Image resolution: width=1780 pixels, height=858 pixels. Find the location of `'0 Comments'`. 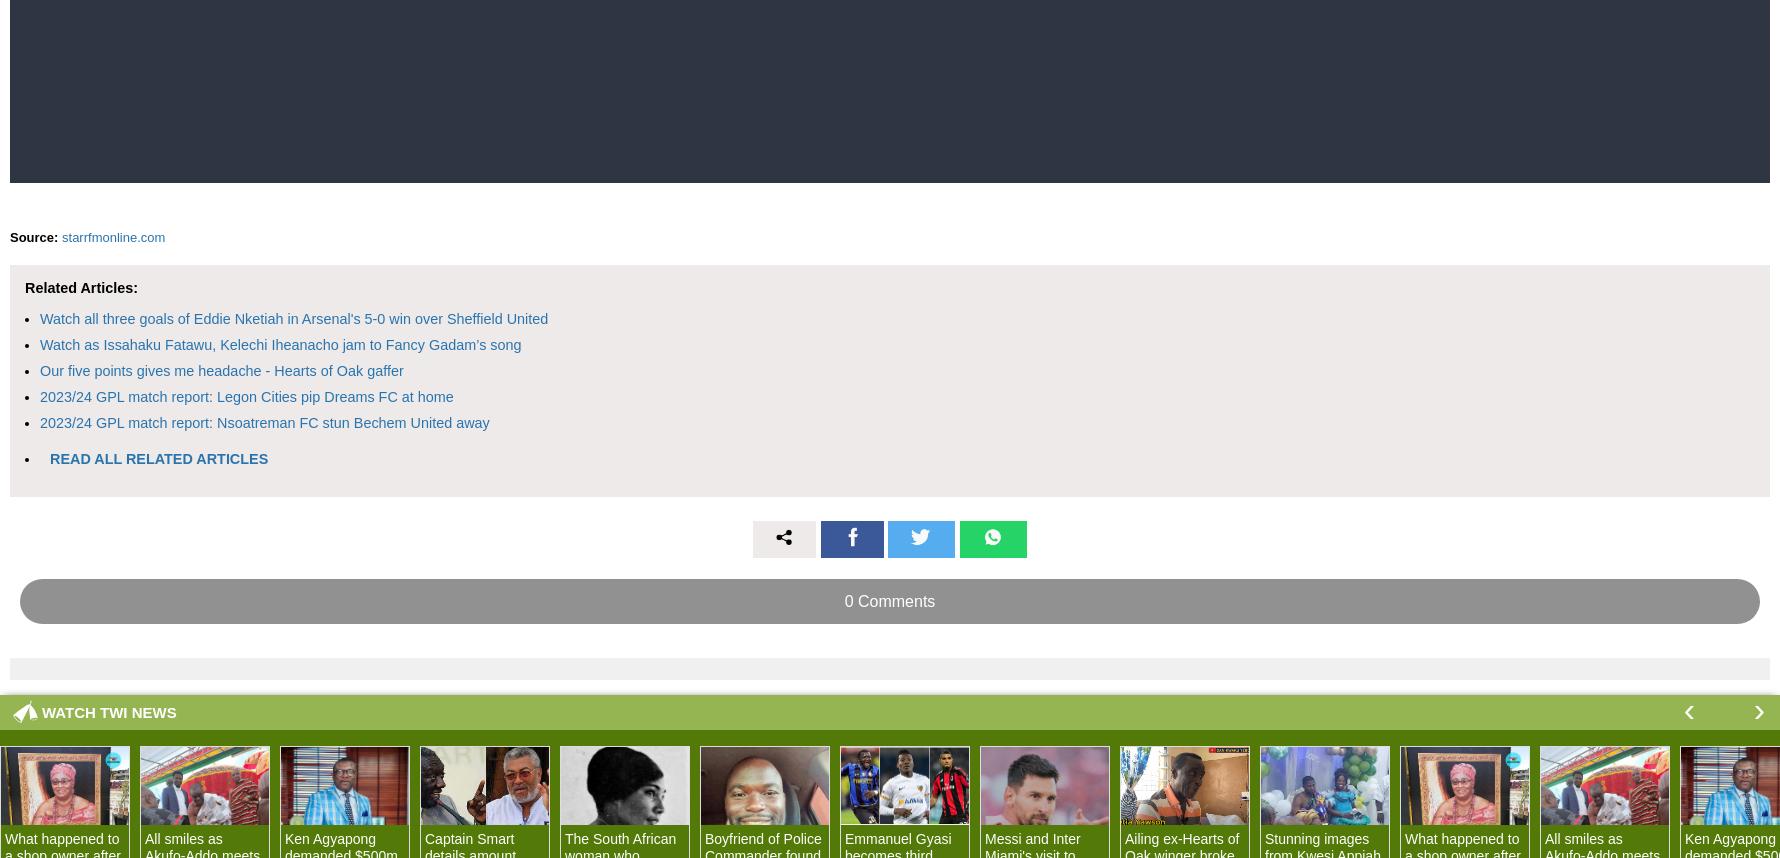

'0 Comments' is located at coordinates (888, 599).